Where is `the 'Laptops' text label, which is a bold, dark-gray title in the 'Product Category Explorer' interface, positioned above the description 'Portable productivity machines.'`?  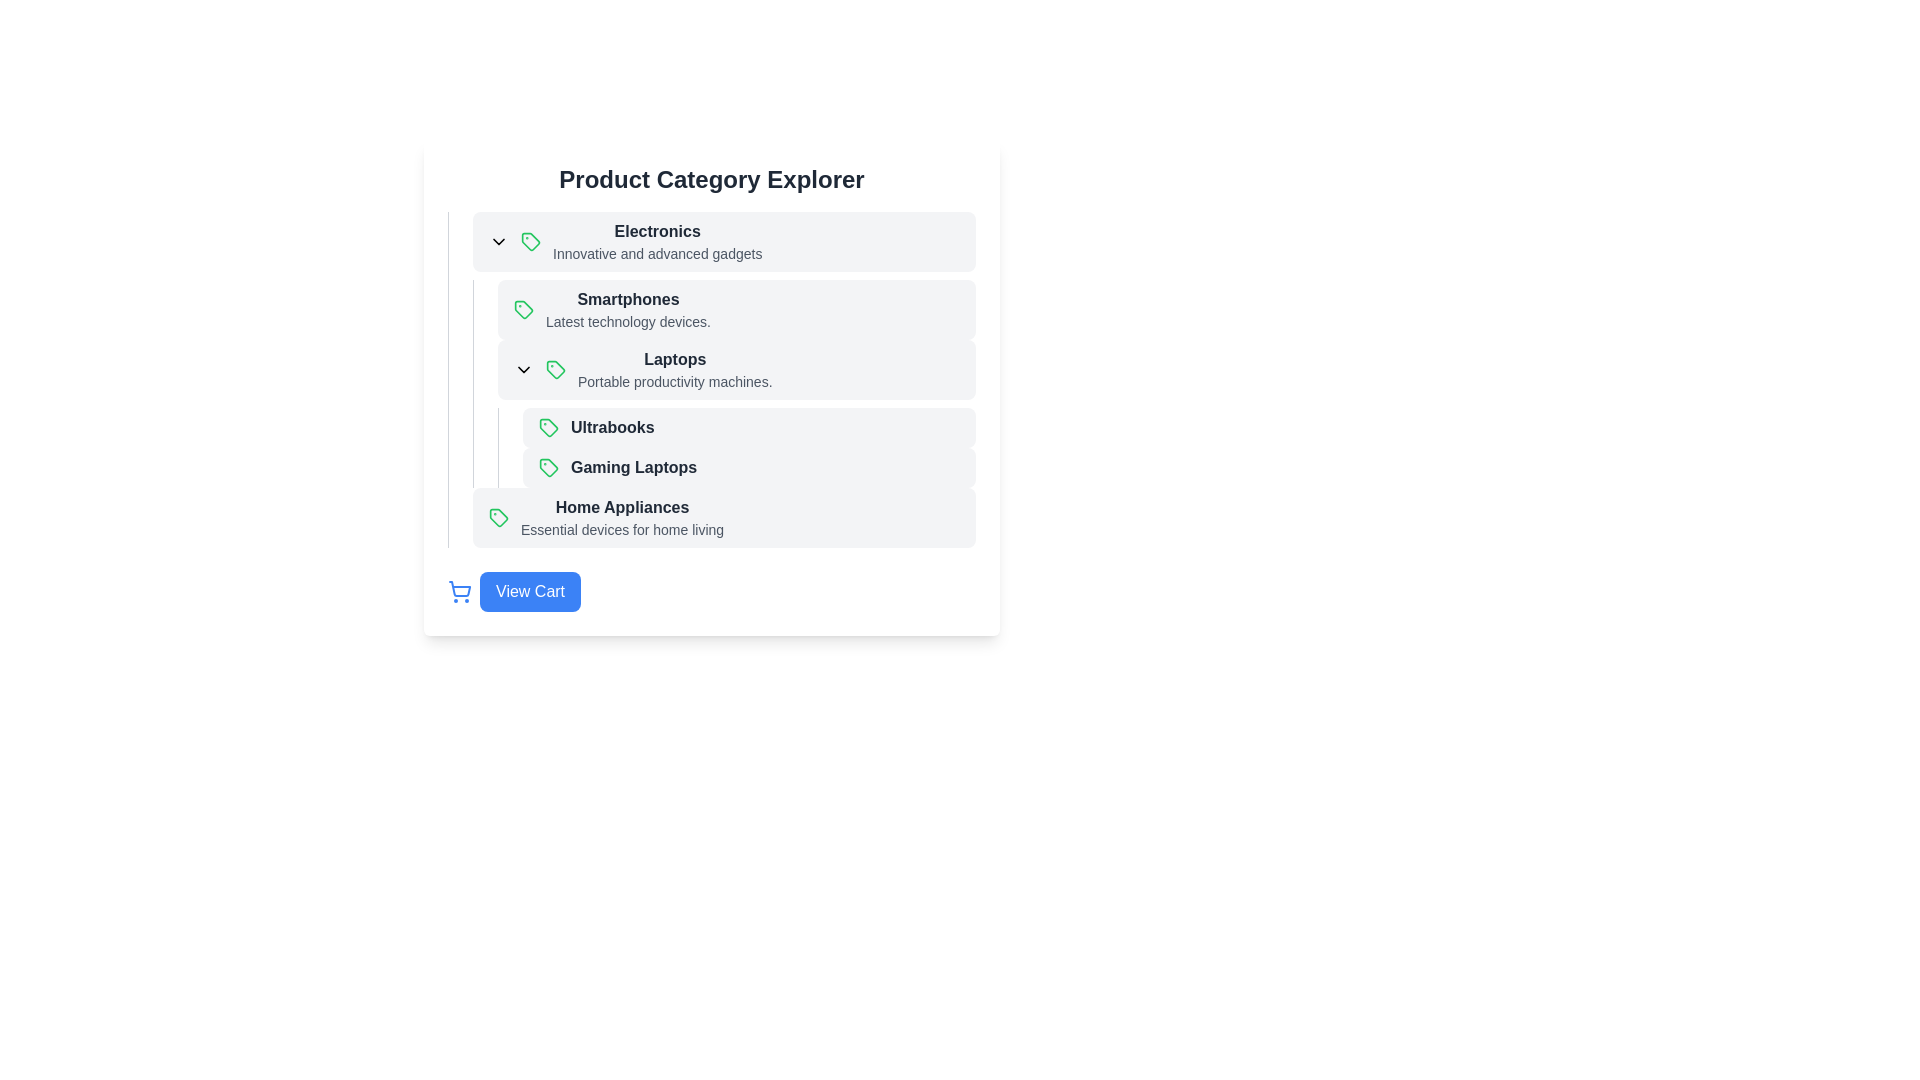 the 'Laptops' text label, which is a bold, dark-gray title in the 'Product Category Explorer' interface, positioned above the description 'Portable productivity machines.' is located at coordinates (675, 358).